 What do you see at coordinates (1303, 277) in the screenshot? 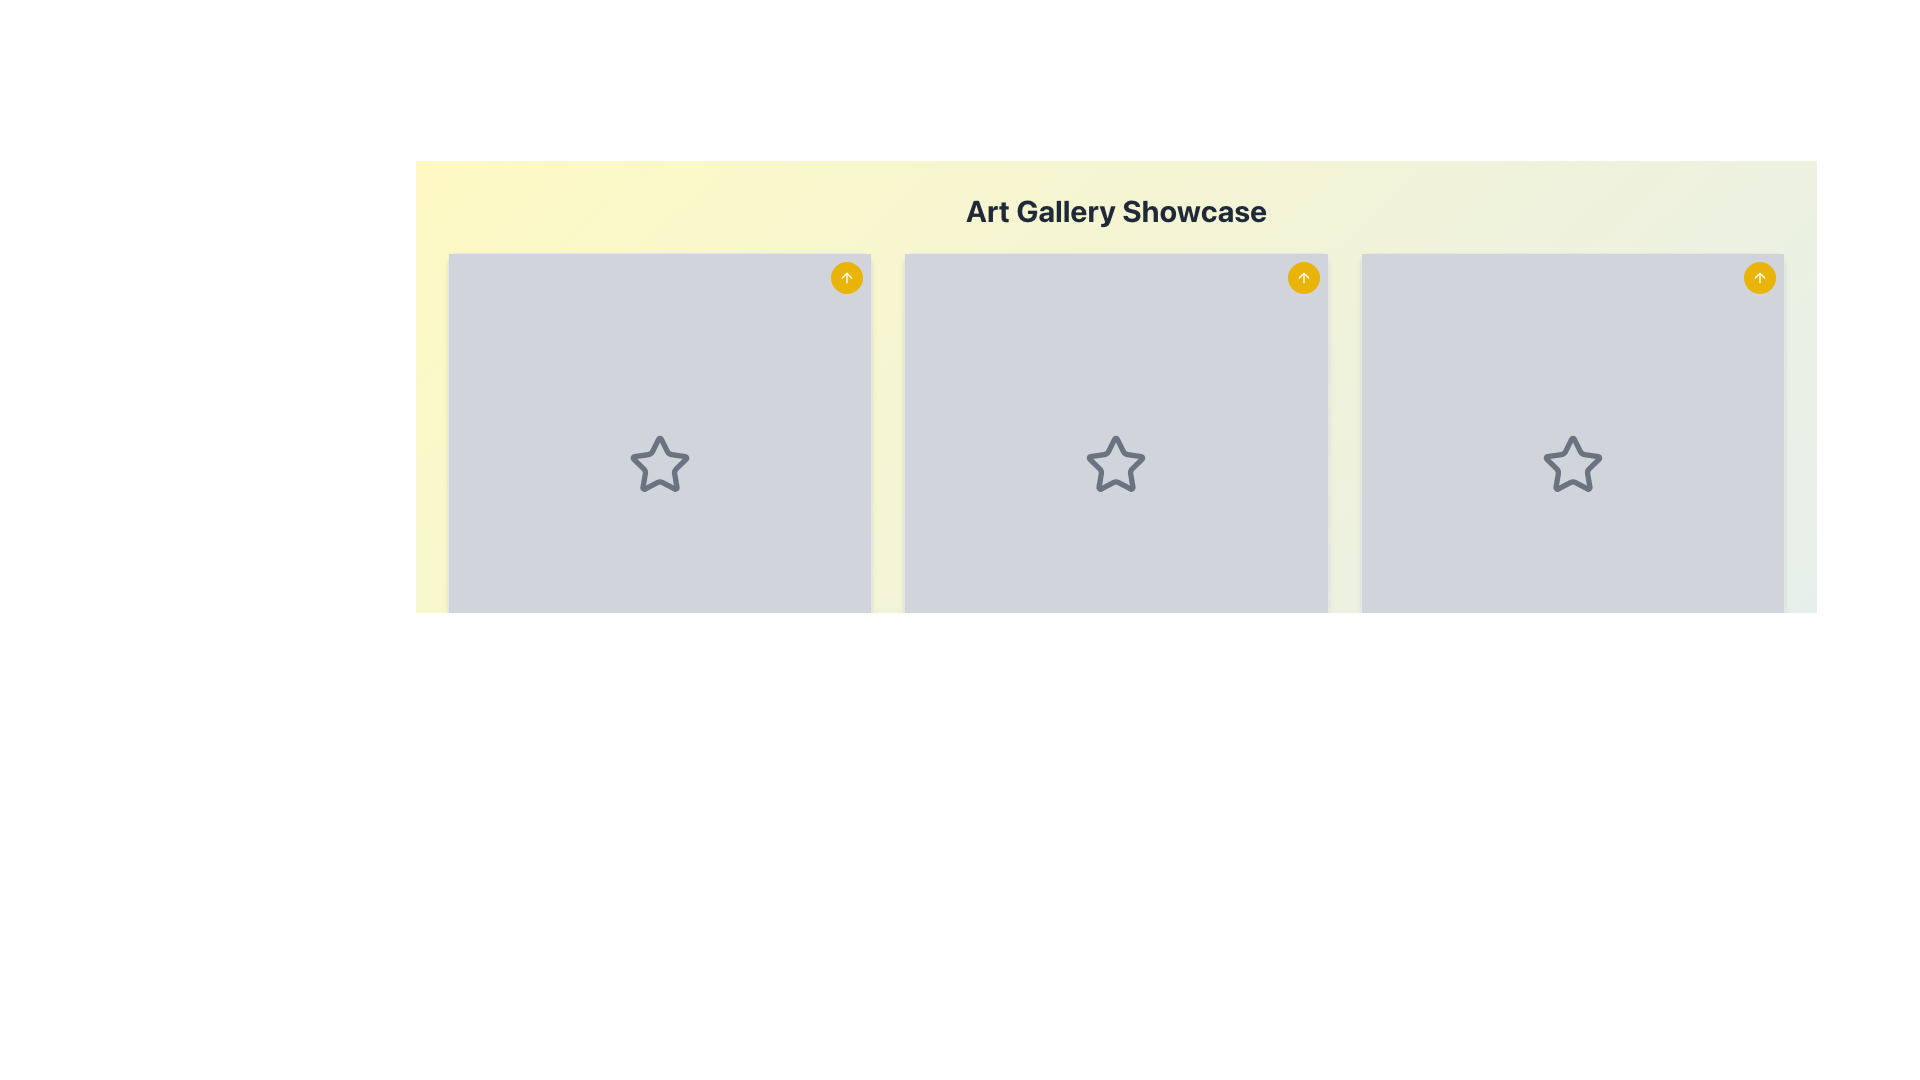
I see `the interactive button located at the top-right corner inside the second square item of the 'Art Gallery Showcase'` at bounding box center [1303, 277].